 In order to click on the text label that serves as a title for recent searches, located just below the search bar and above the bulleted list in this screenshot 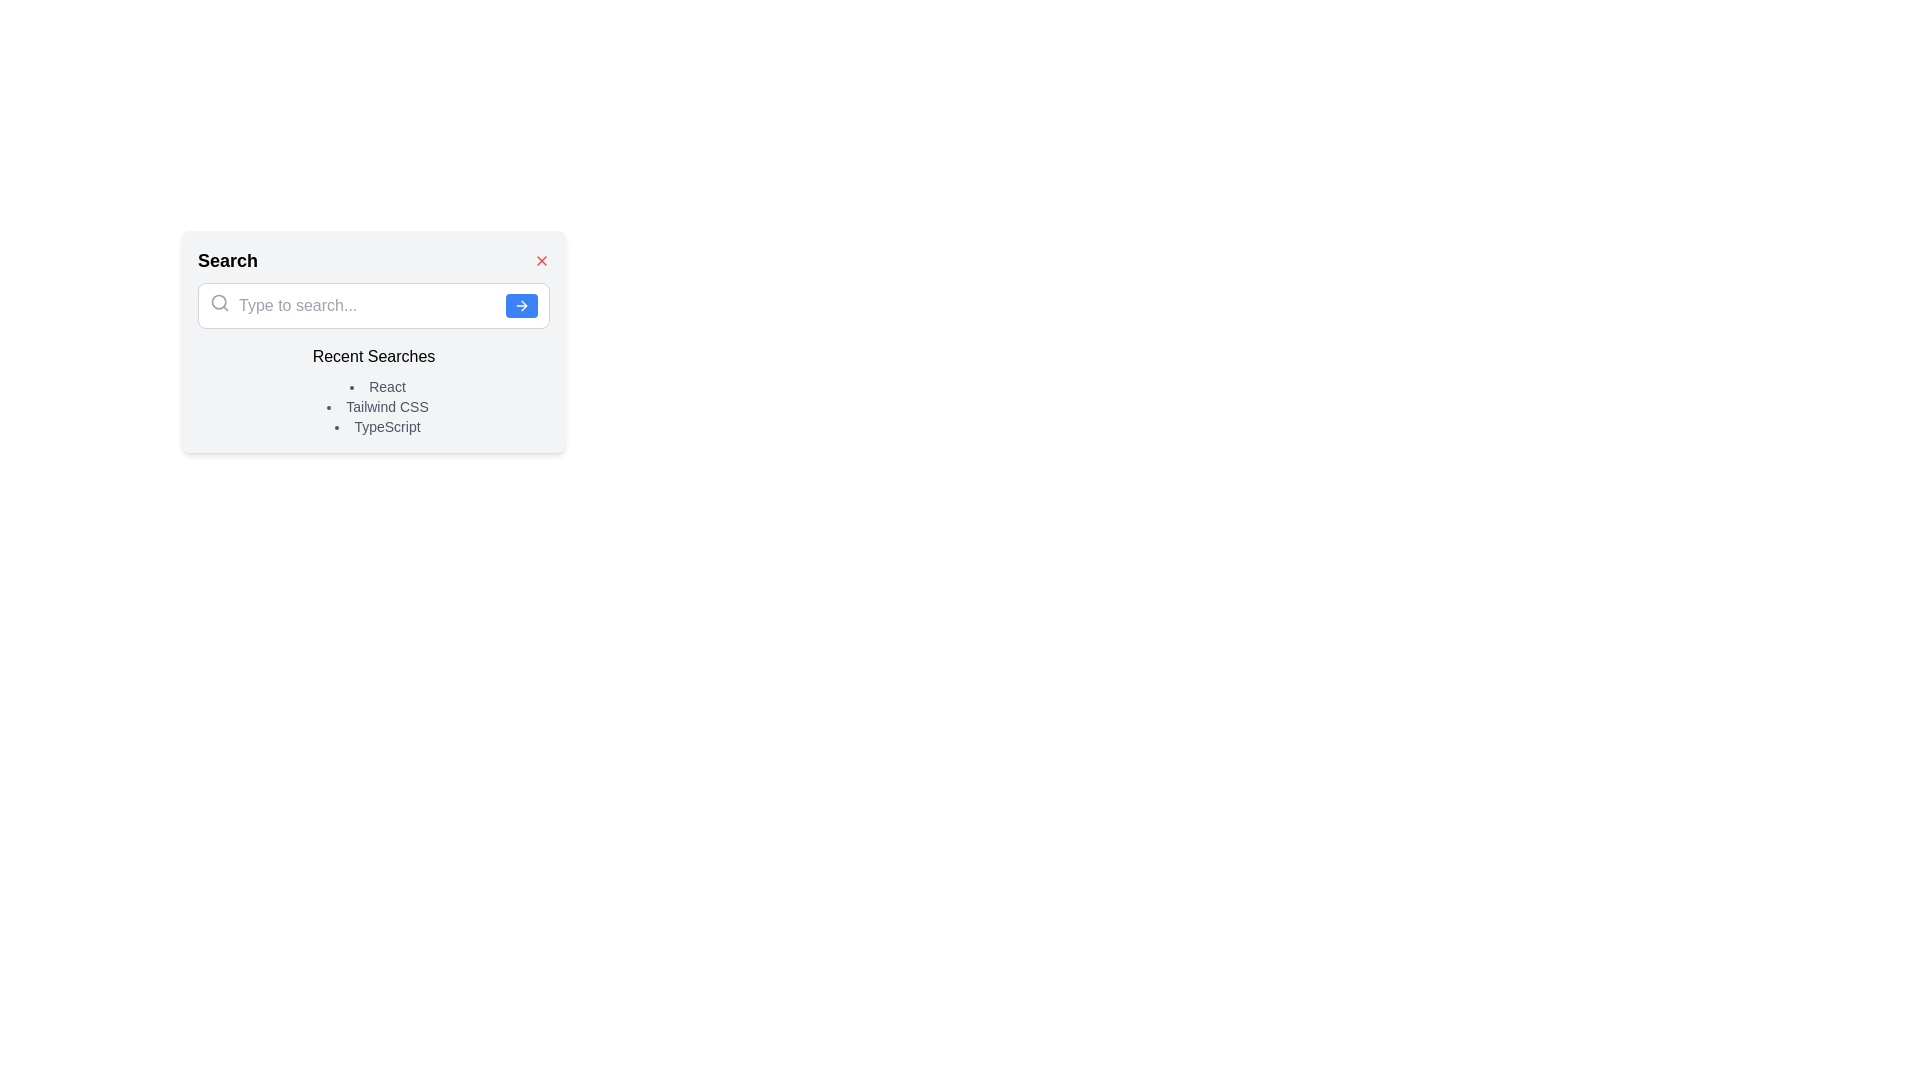, I will do `click(374, 356)`.